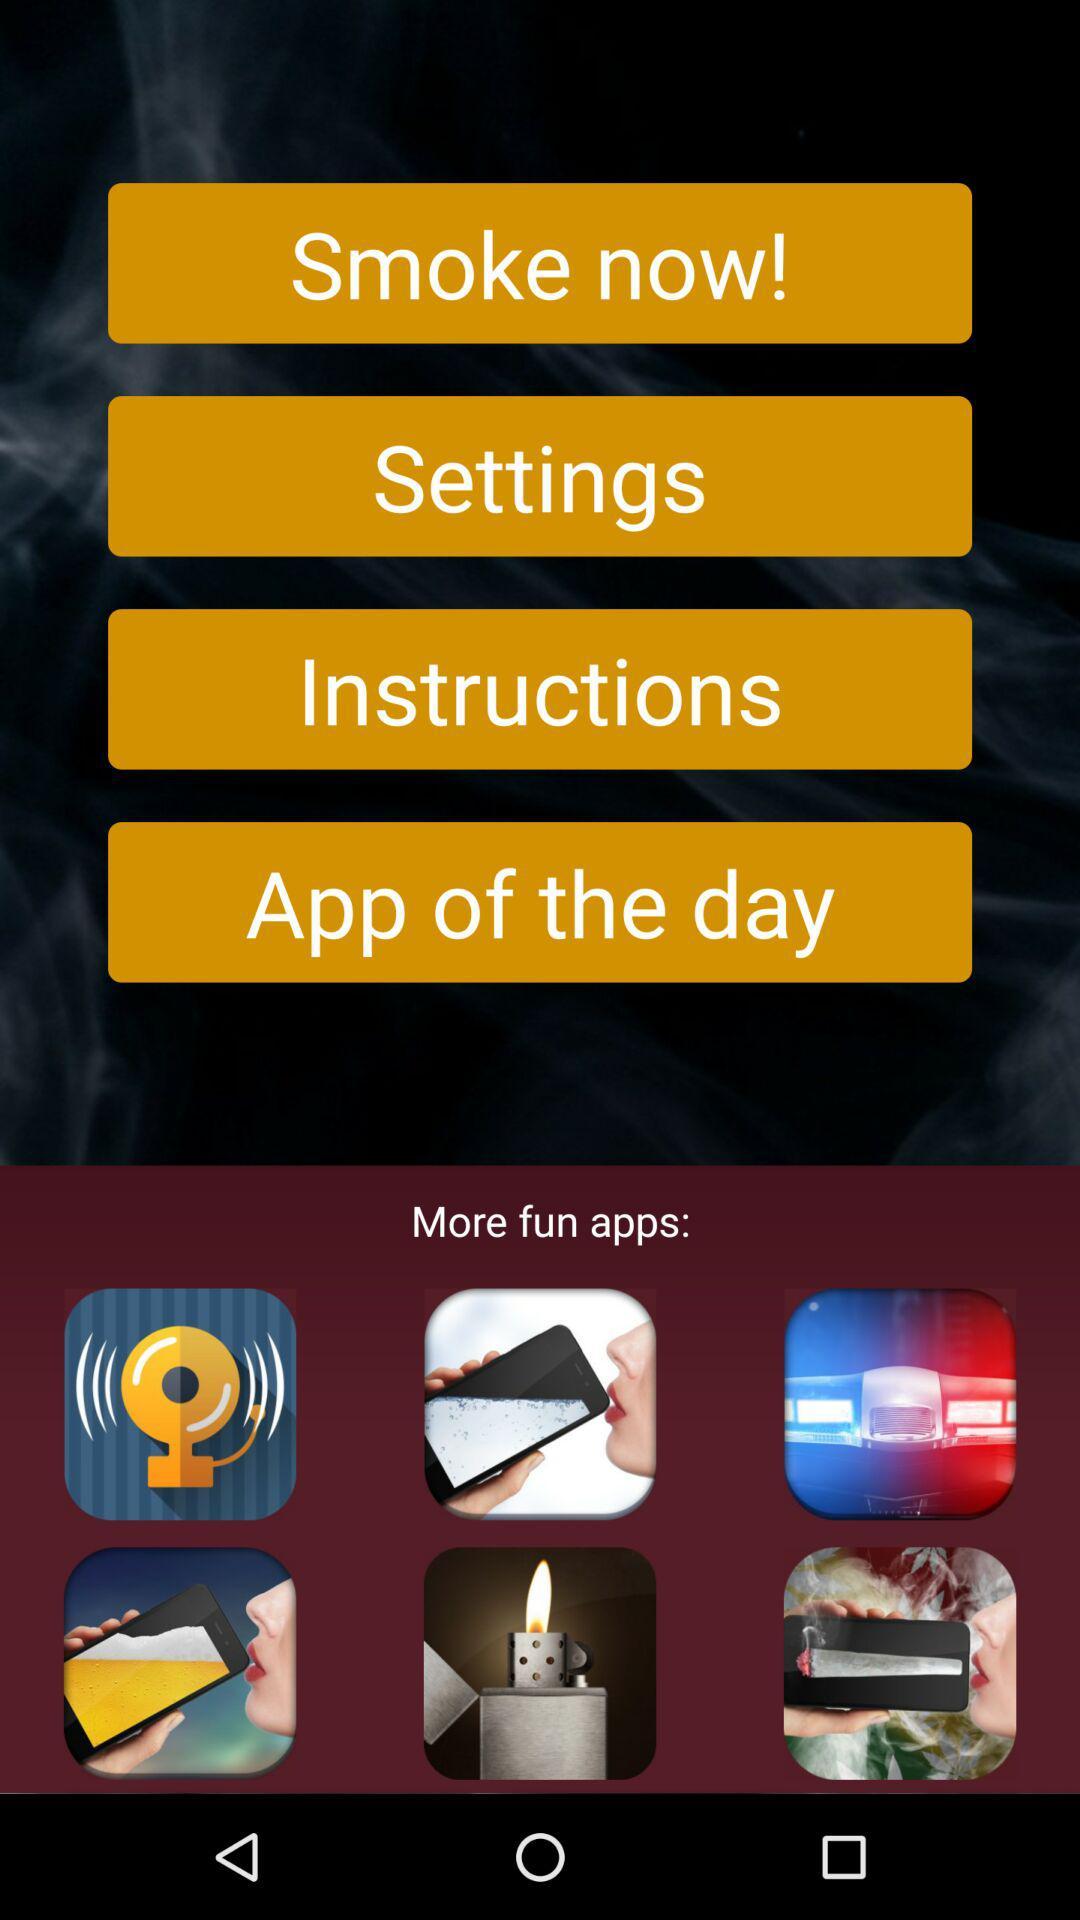  Describe the element at coordinates (540, 1403) in the screenshot. I see `app to download` at that location.